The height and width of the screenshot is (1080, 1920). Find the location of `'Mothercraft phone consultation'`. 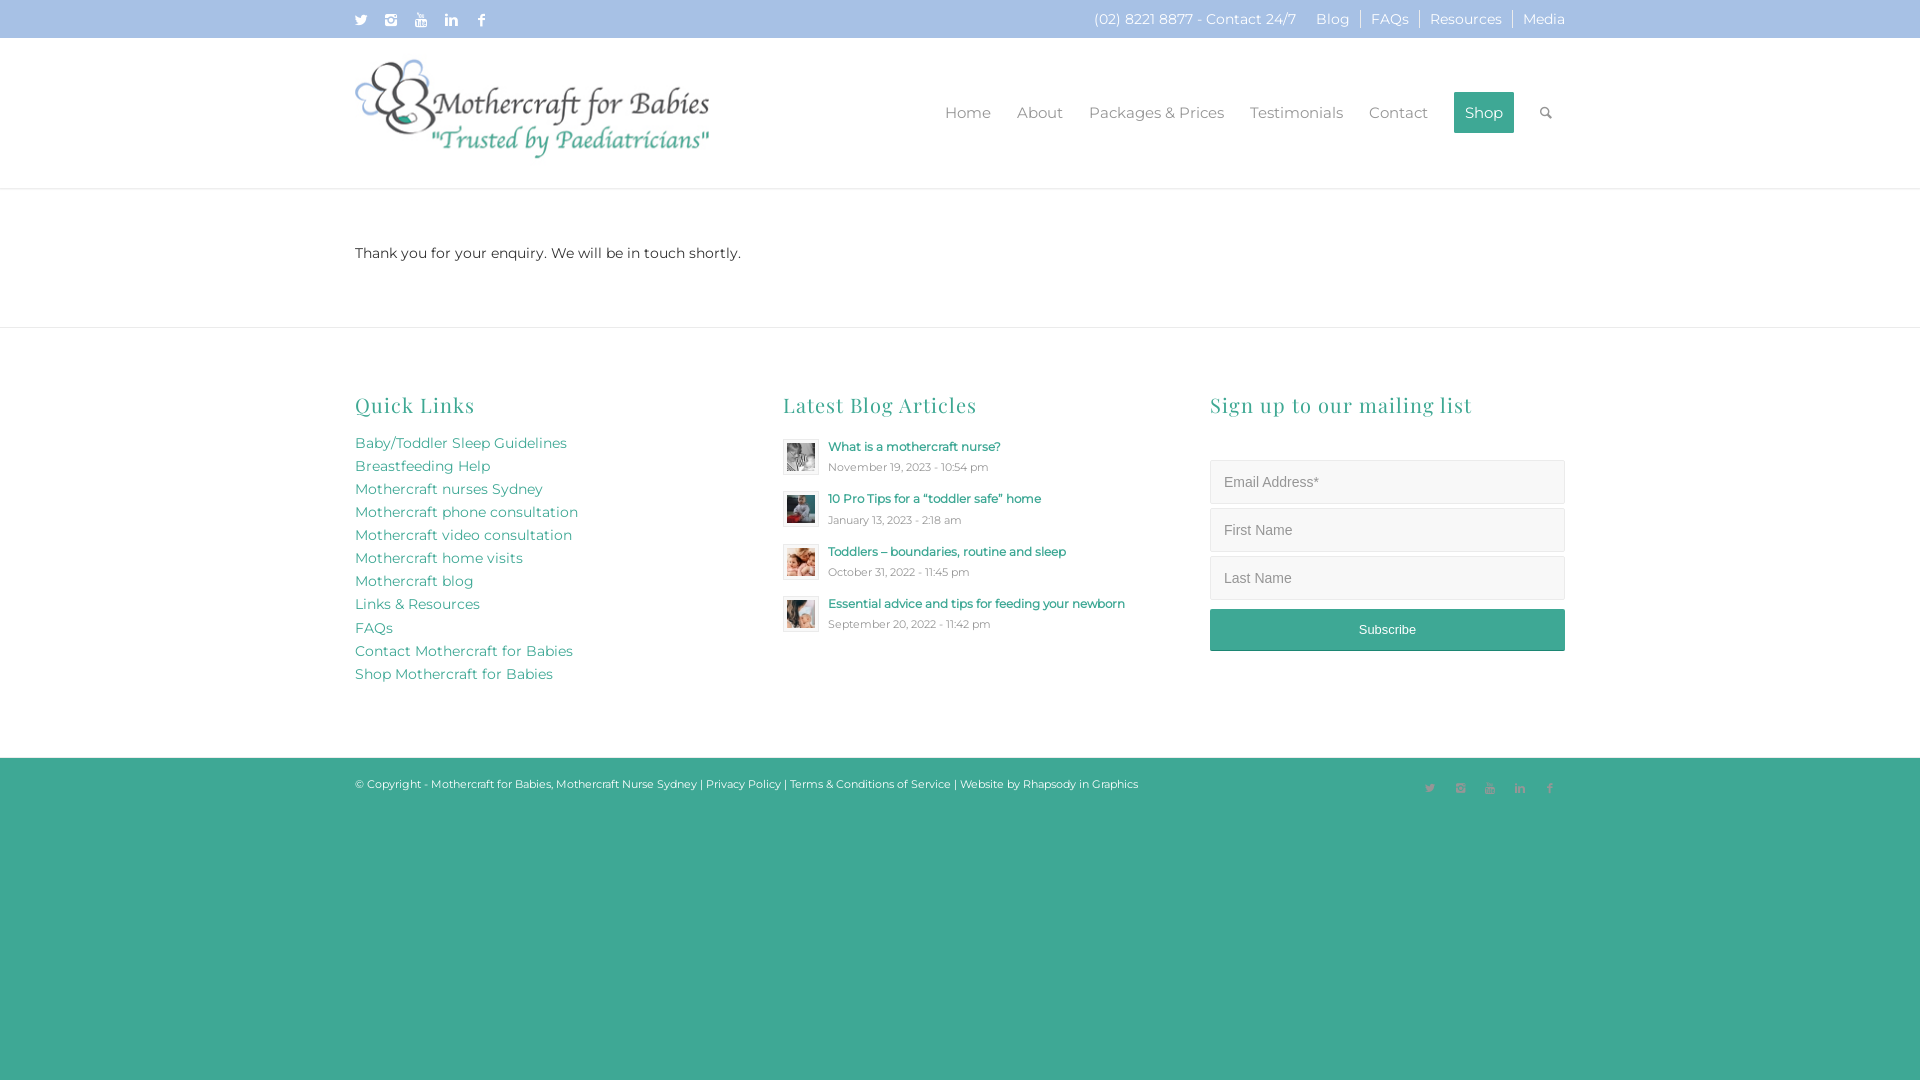

'Mothercraft phone consultation' is located at coordinates (465, 511).